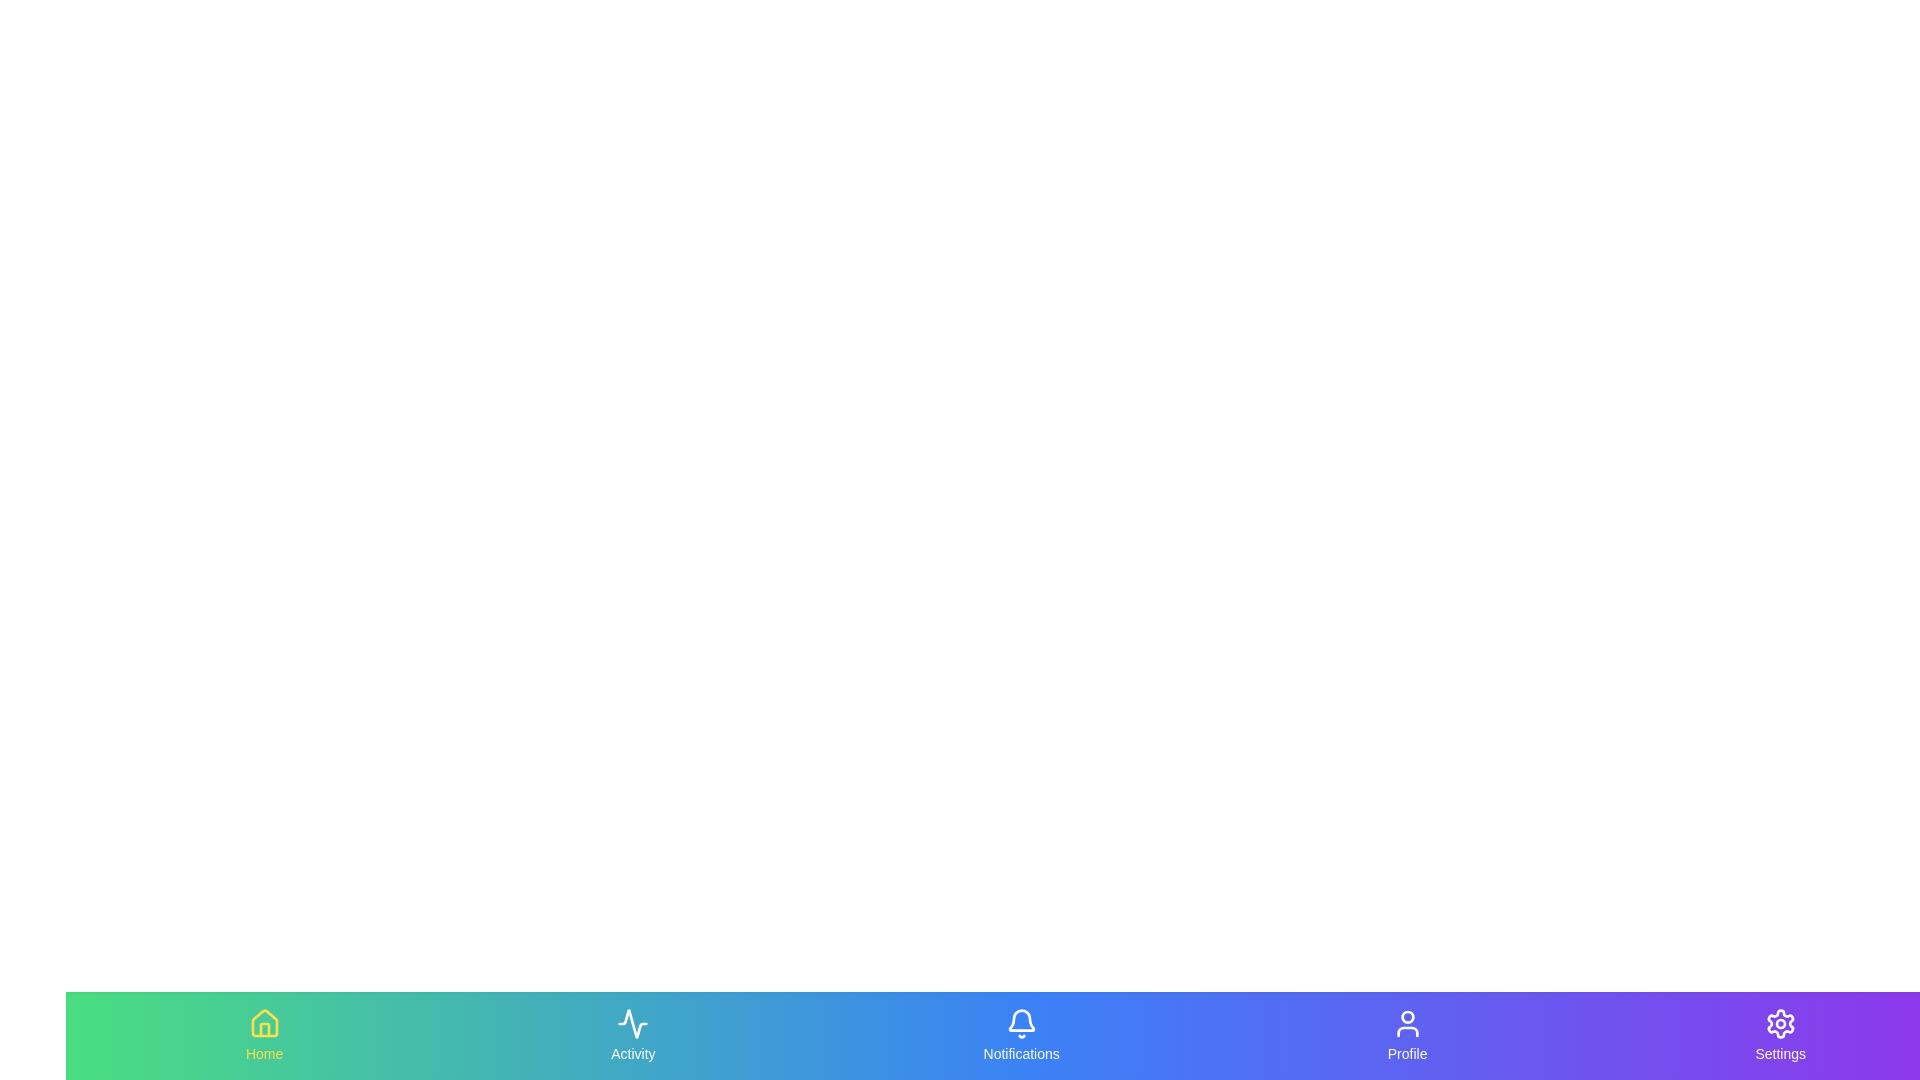 This screenshot has height=1080, width=1920. Describe the element at coordinates (1406, 1035) in the screenshot. I see `the navigation tab labeled Profile to see the hover effect` at that location.